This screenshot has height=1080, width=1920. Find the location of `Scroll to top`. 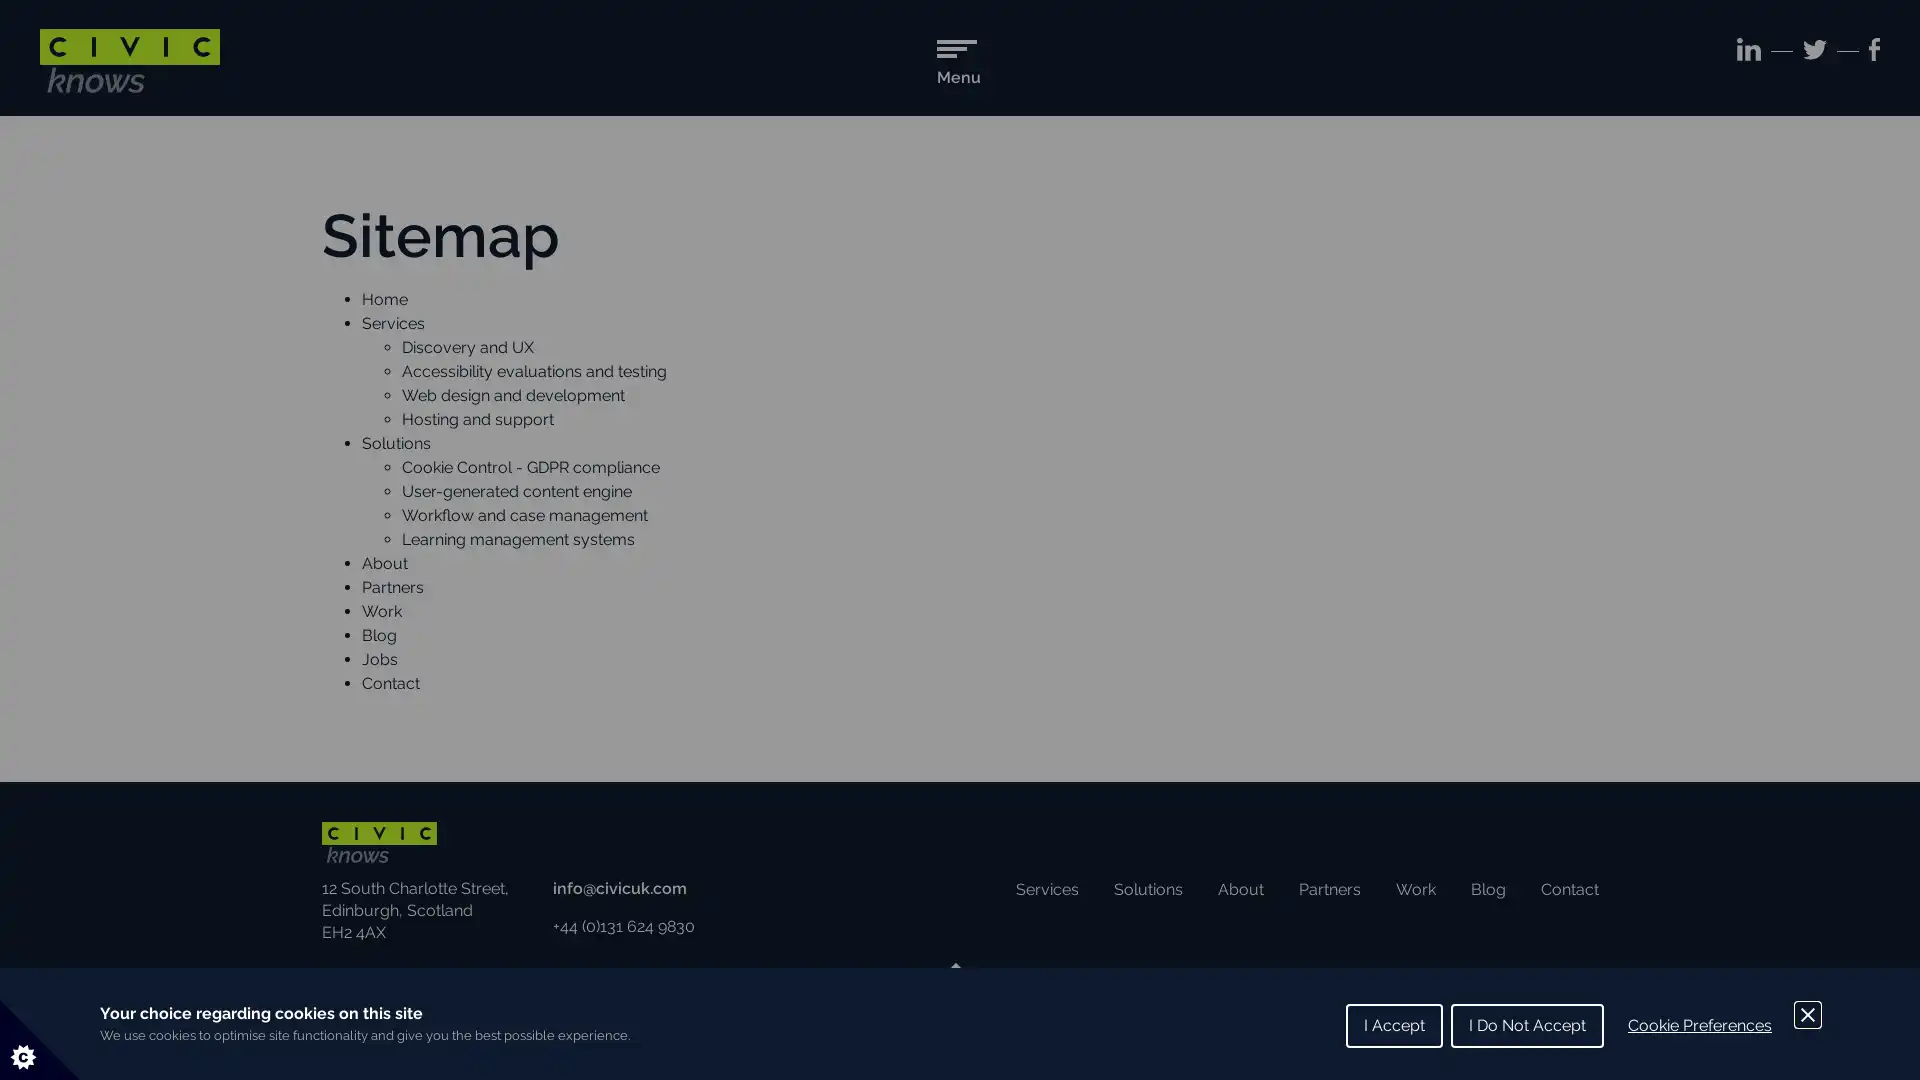

Scroll to top is located at coordinates (954, 978).